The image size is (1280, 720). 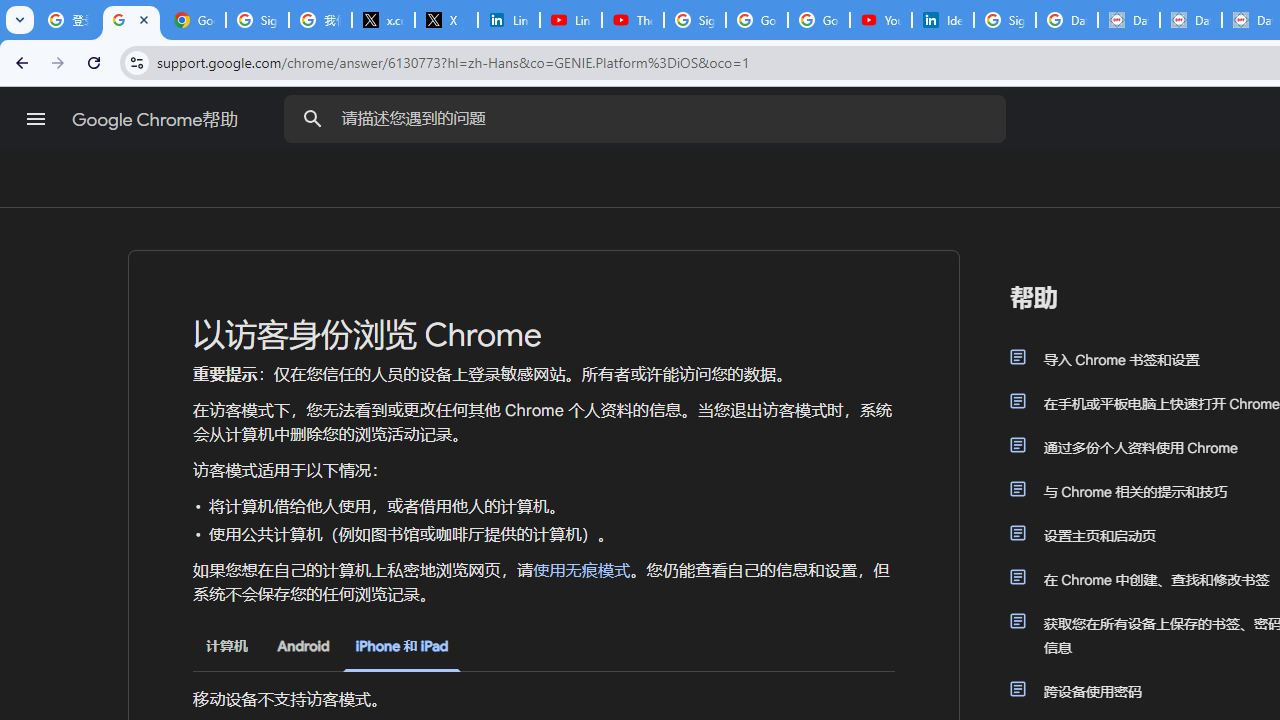 What do you see at coordinates (445, 20) in the screenshot?
I see `'X'` at bounding box center [445, 20].